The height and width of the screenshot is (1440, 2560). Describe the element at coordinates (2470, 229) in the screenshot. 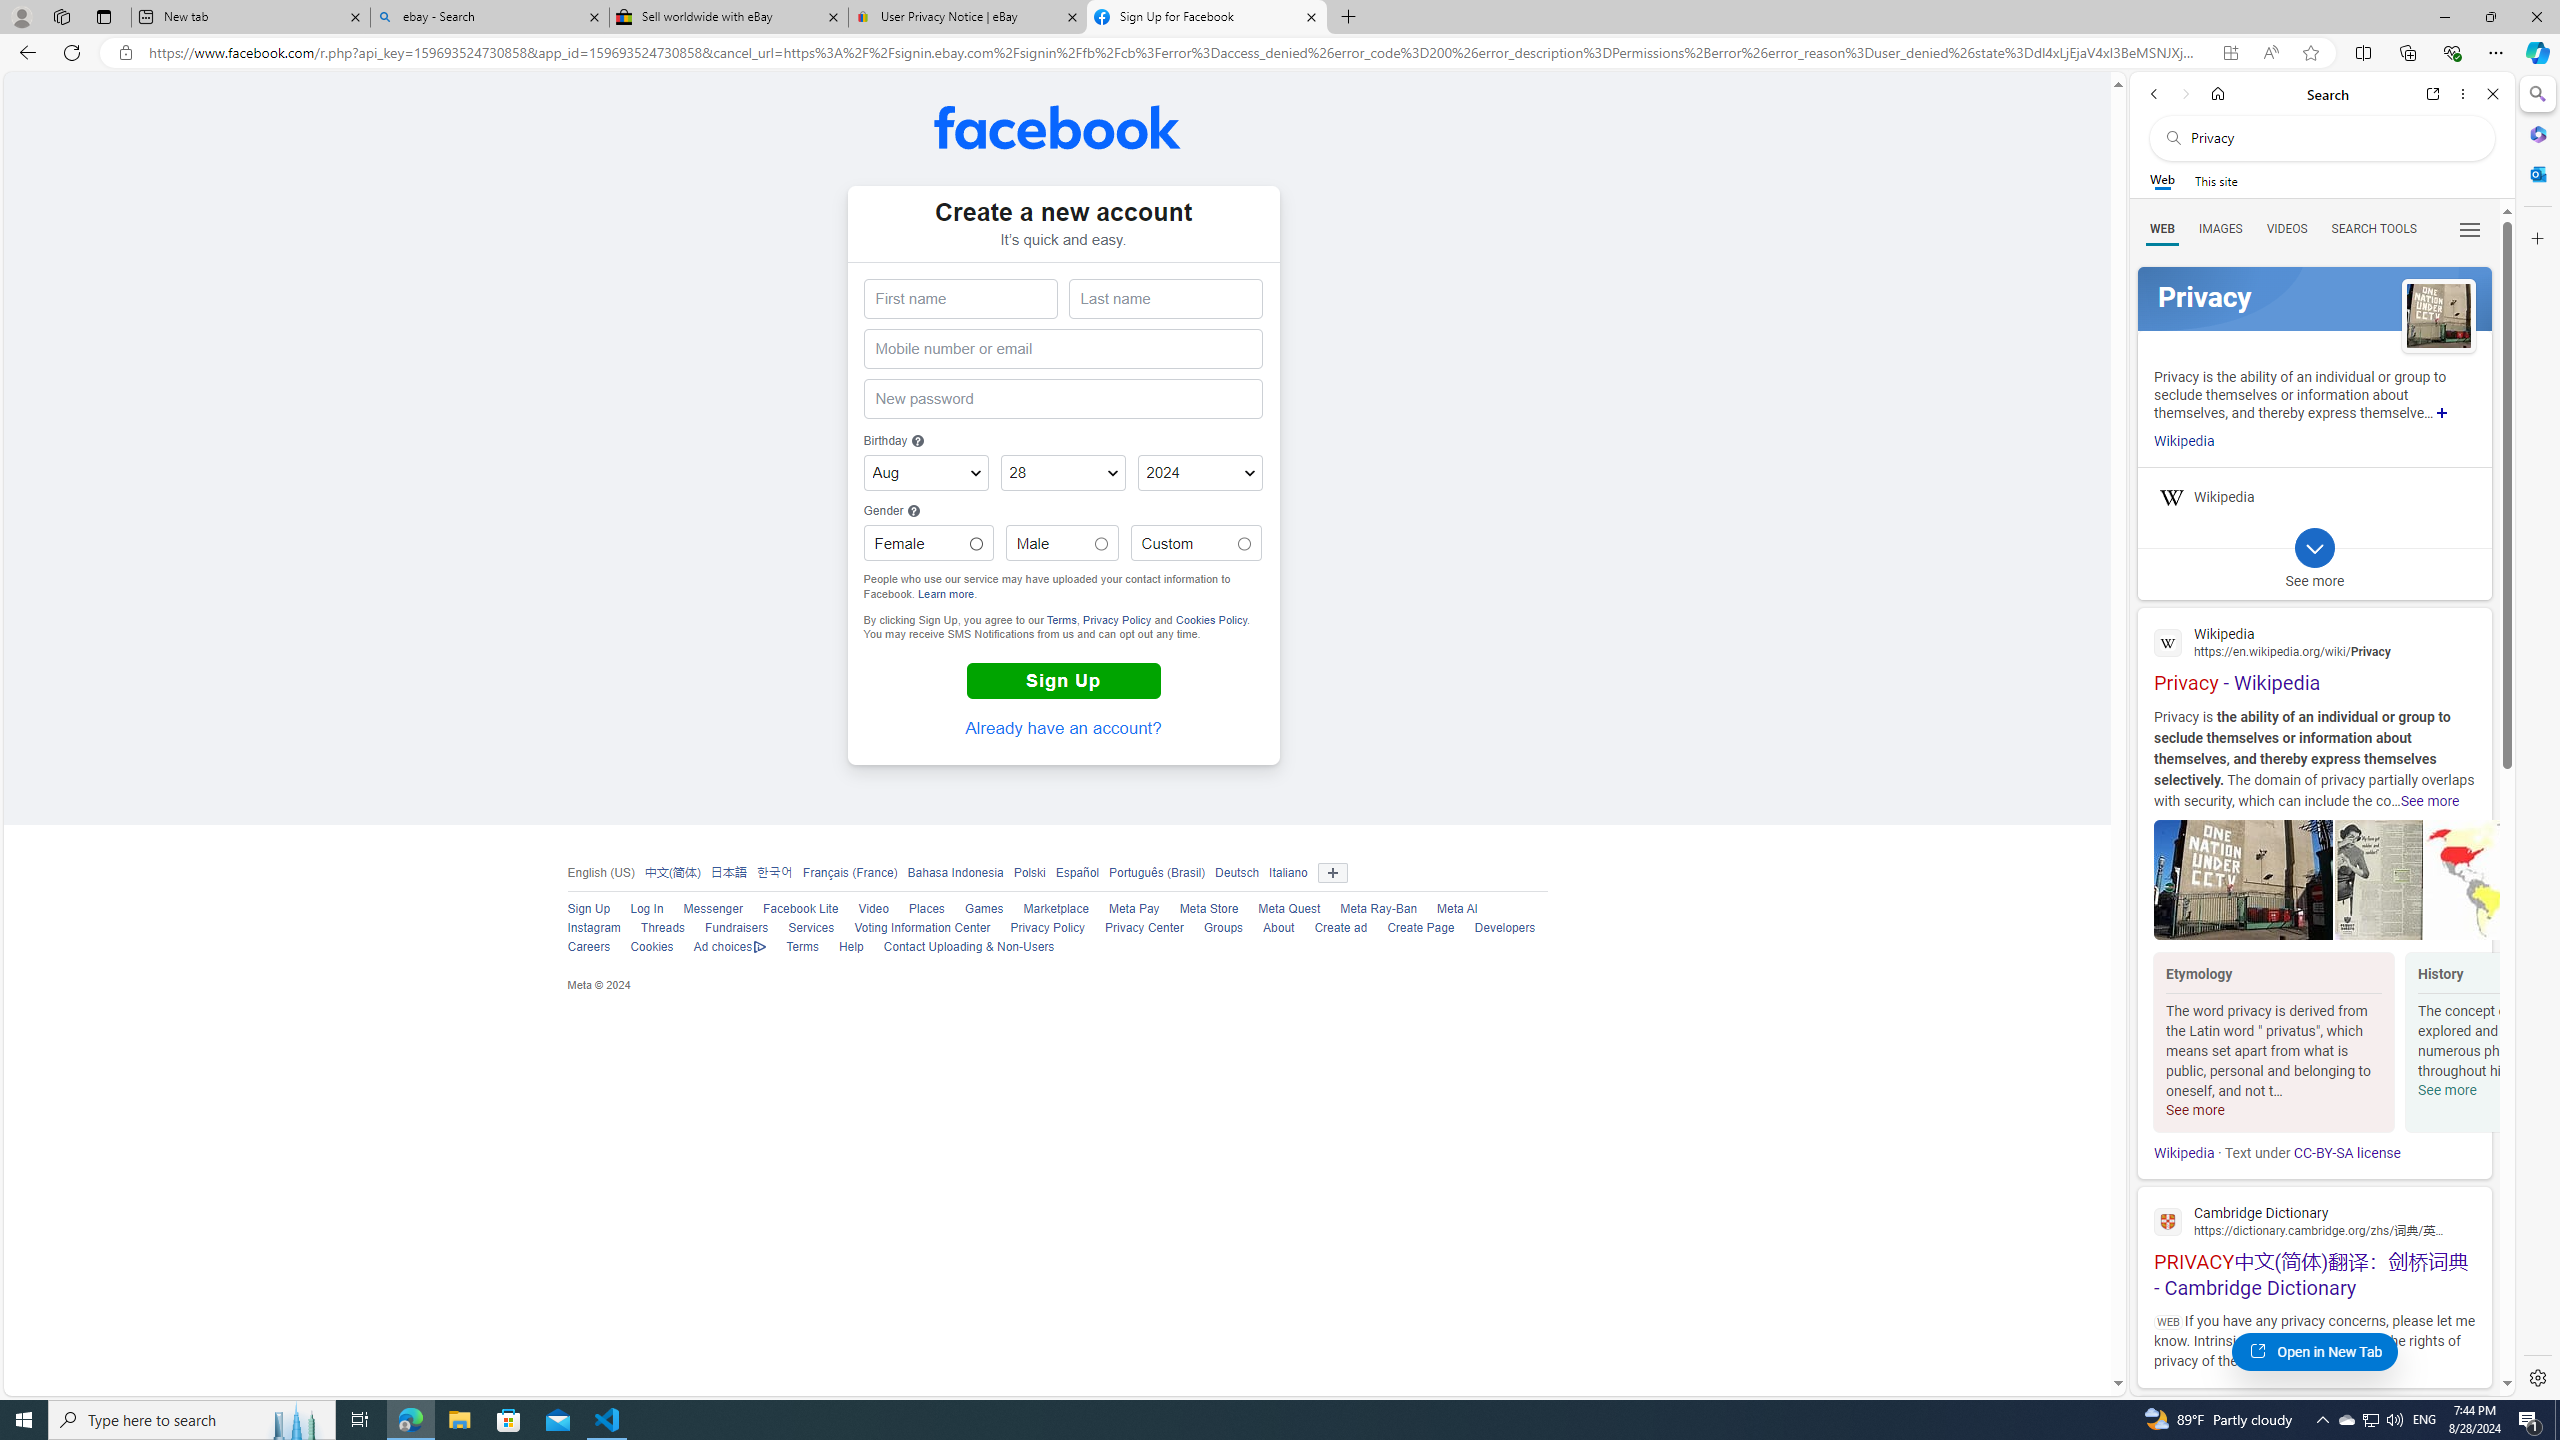

I see `'Class: b_serphb'` at that location.